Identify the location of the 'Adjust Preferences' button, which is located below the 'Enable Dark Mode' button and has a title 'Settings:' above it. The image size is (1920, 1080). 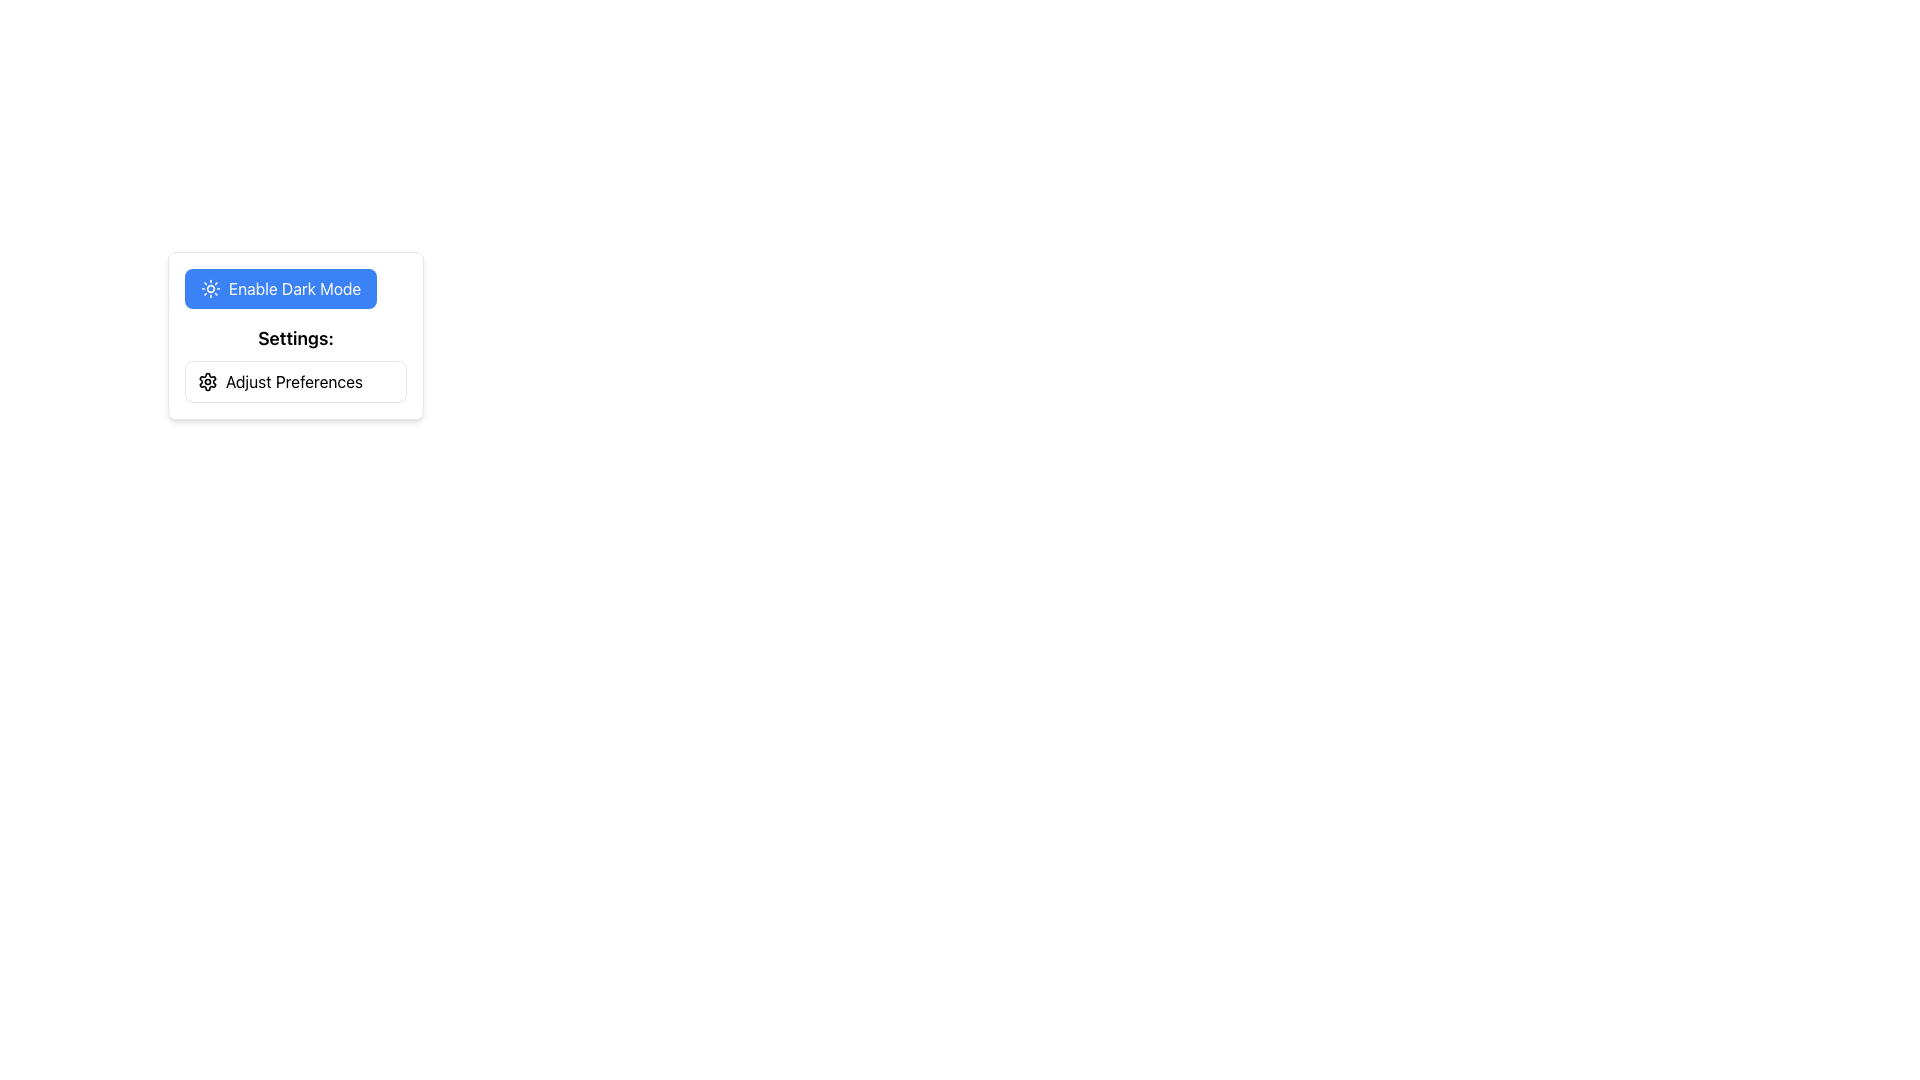
(295, 363).